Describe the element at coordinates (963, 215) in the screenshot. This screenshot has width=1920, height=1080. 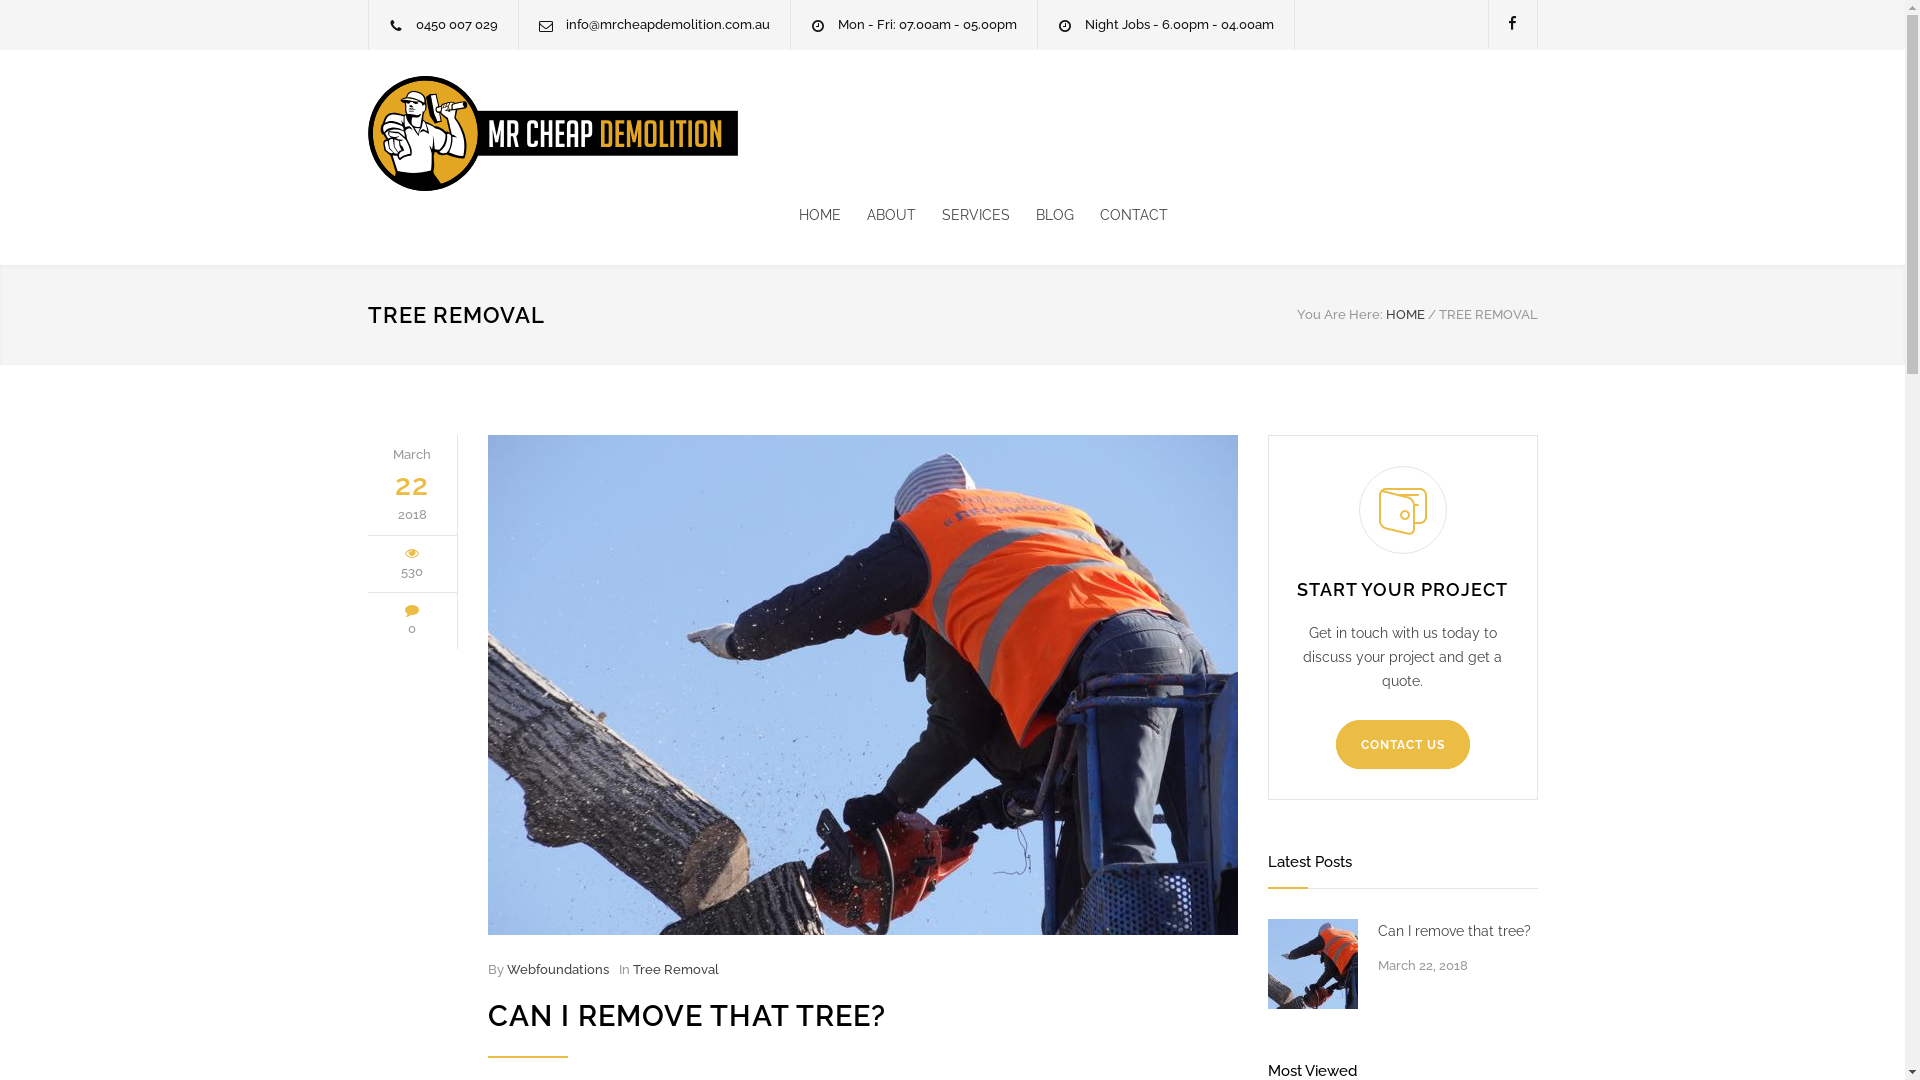
I see `'SERVICES'` at that location.